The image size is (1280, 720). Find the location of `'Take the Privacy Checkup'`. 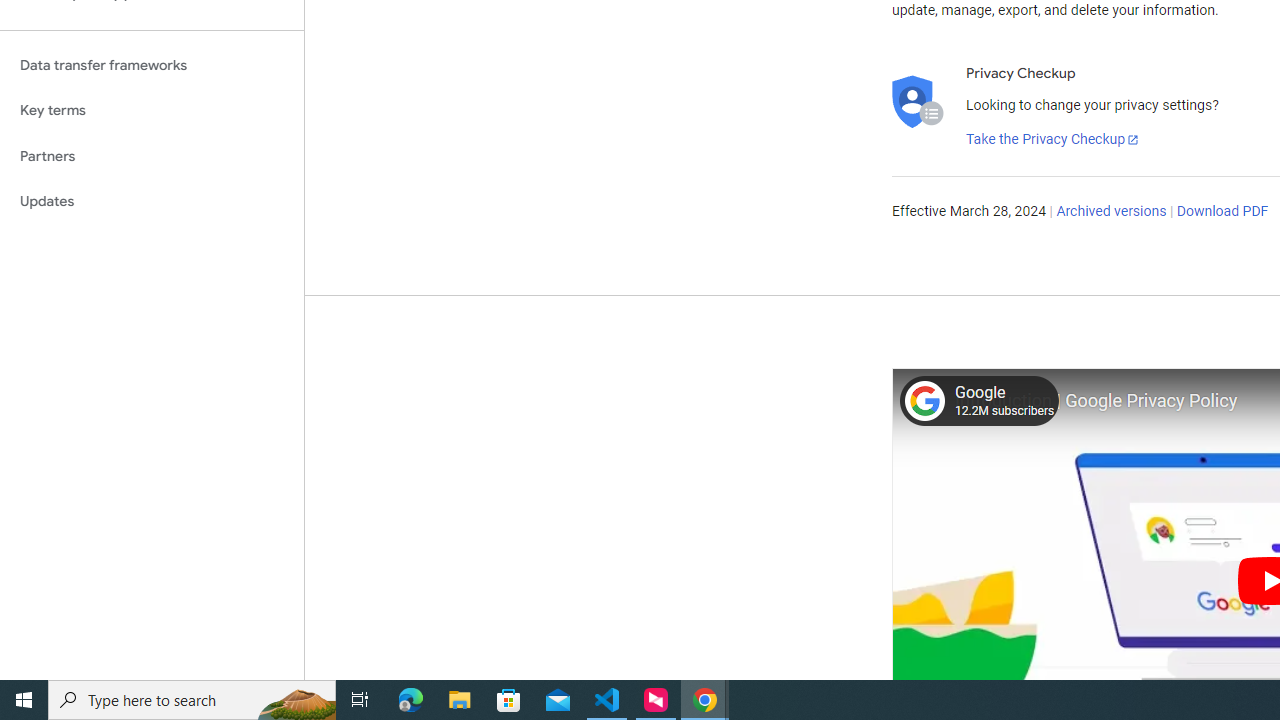

'Take the Privacy Checkup' is located at coordinates (1052, 139).